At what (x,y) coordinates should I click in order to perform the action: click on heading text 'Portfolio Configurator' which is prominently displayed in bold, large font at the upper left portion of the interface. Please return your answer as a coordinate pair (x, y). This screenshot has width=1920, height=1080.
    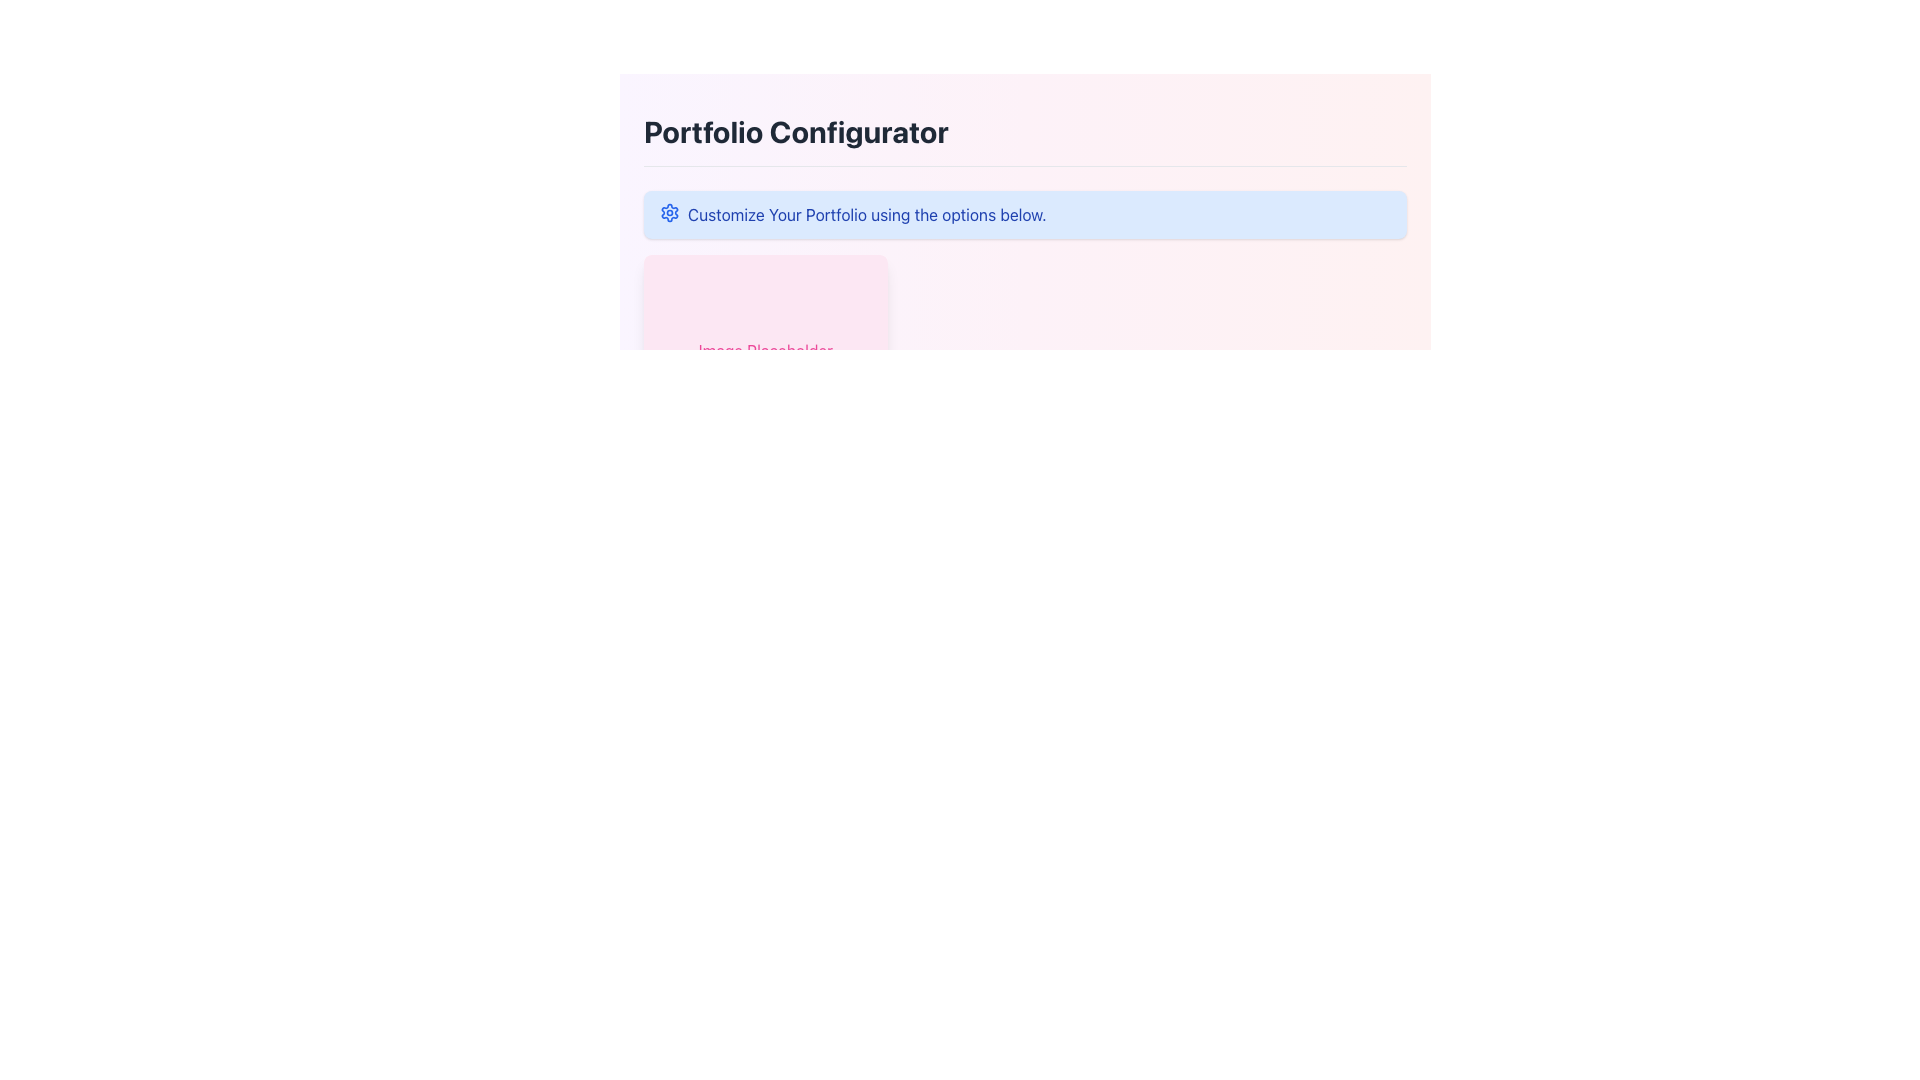
    Looking at the image, I should click on (795, 131).